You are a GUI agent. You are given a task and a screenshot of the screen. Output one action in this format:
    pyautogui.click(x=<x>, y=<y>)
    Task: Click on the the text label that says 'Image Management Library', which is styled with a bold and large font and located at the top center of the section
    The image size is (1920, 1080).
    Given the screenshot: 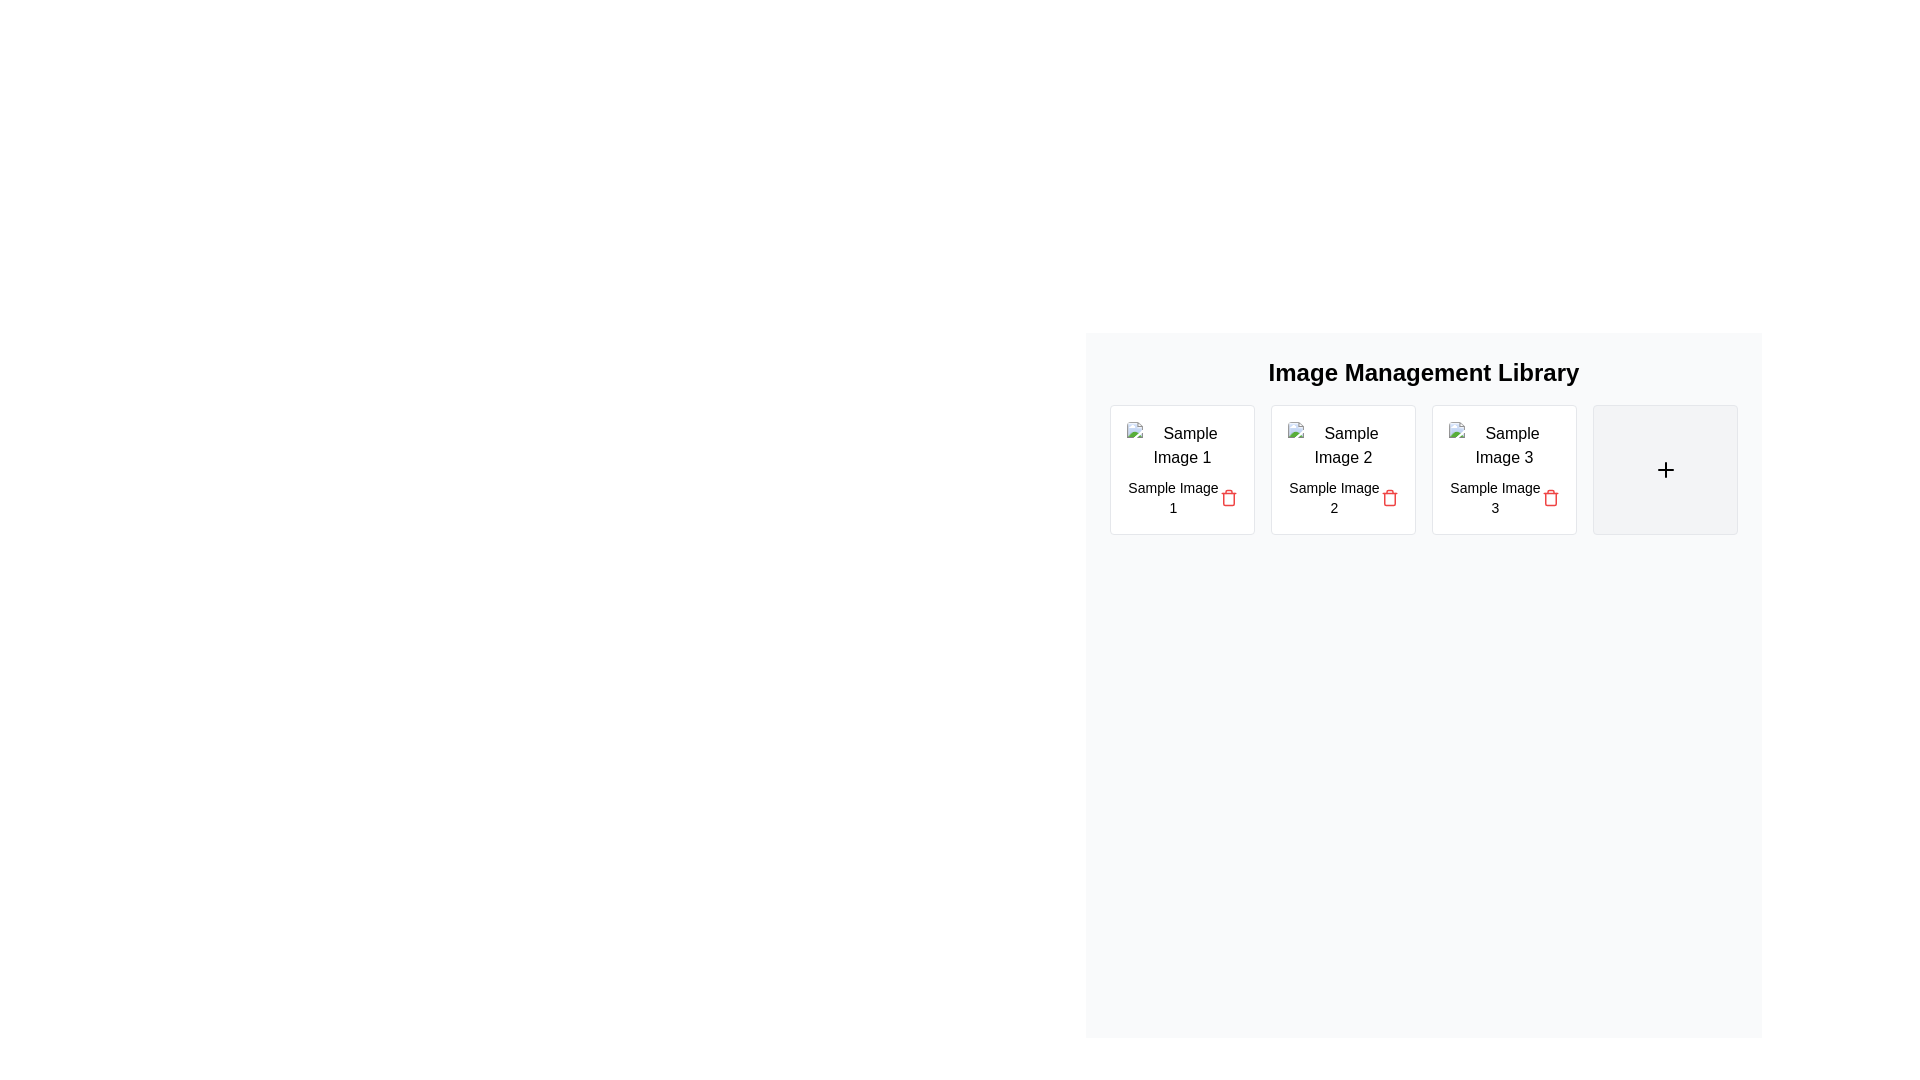 What is the action you would take?
    pyautogui.click(x=1423, y=373)
    